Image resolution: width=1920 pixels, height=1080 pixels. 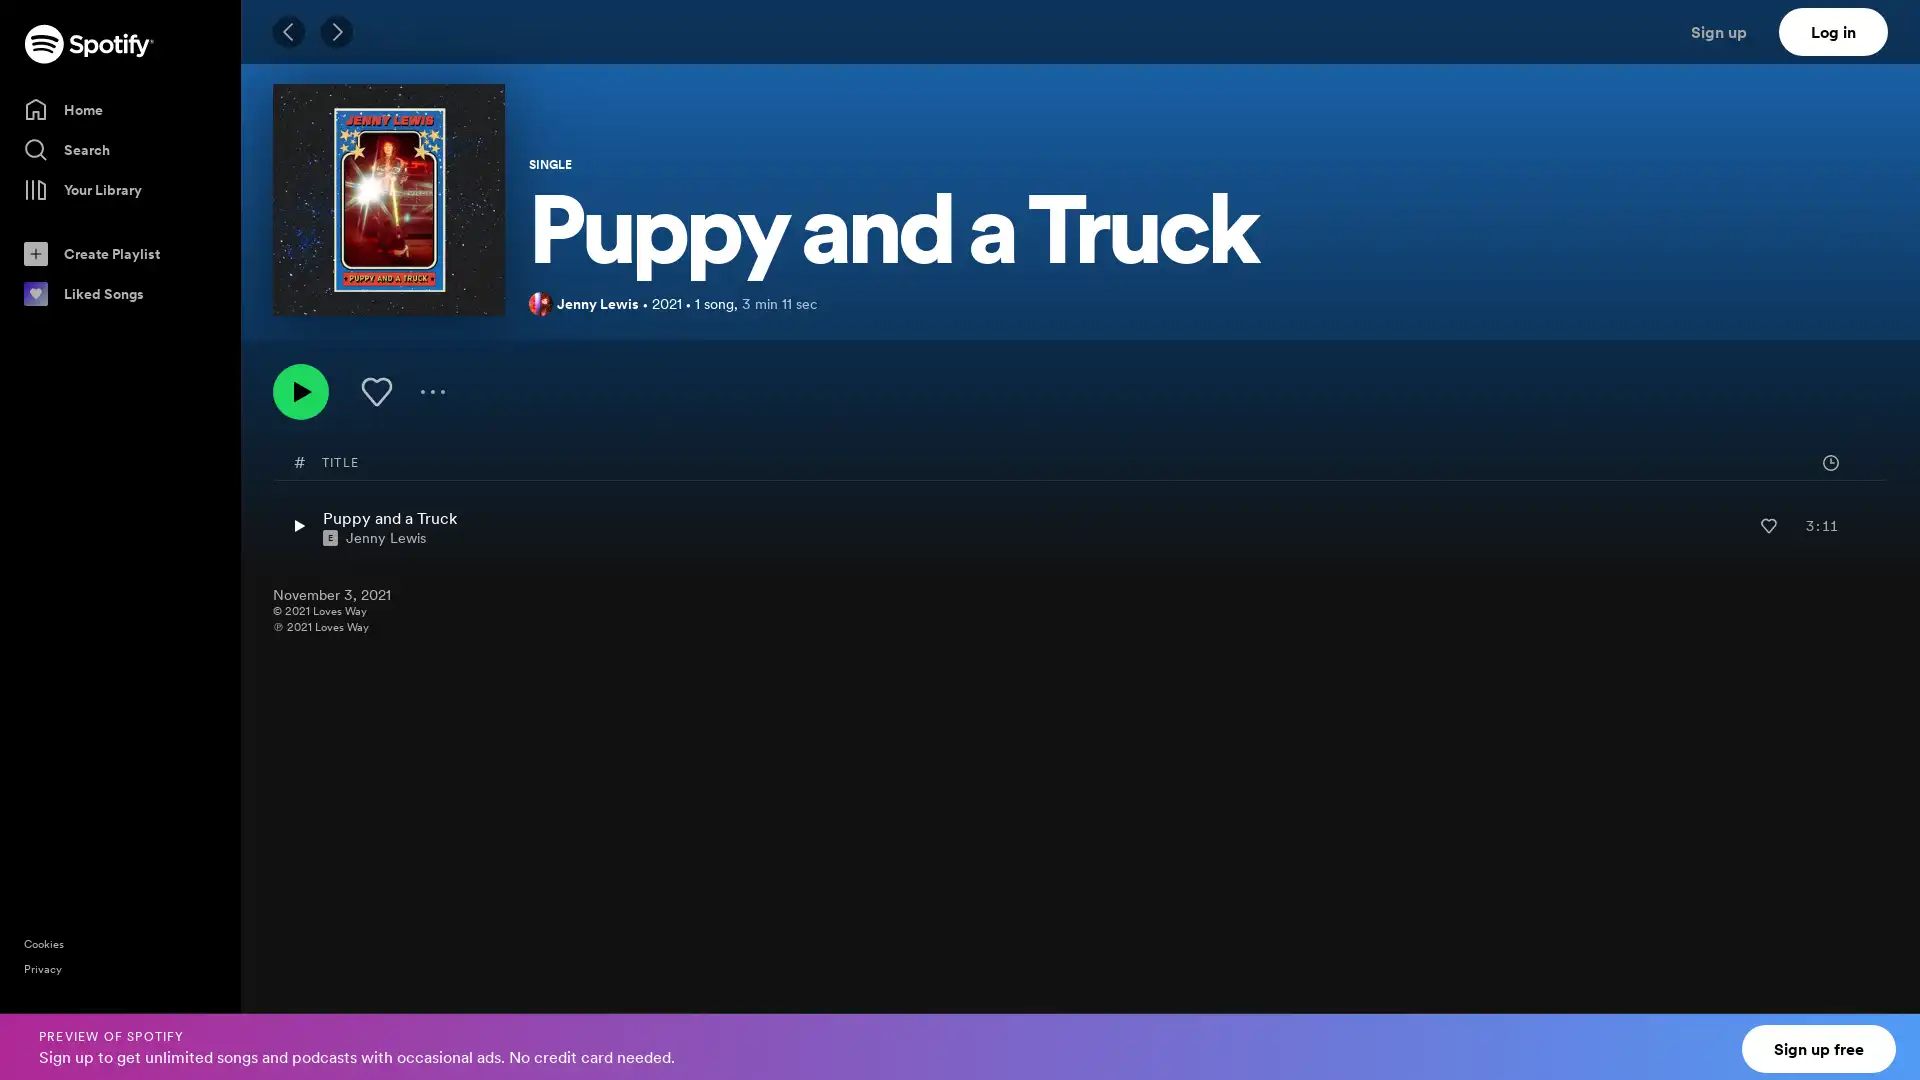 I want to click on Log in, so click(x=1833, y=31).